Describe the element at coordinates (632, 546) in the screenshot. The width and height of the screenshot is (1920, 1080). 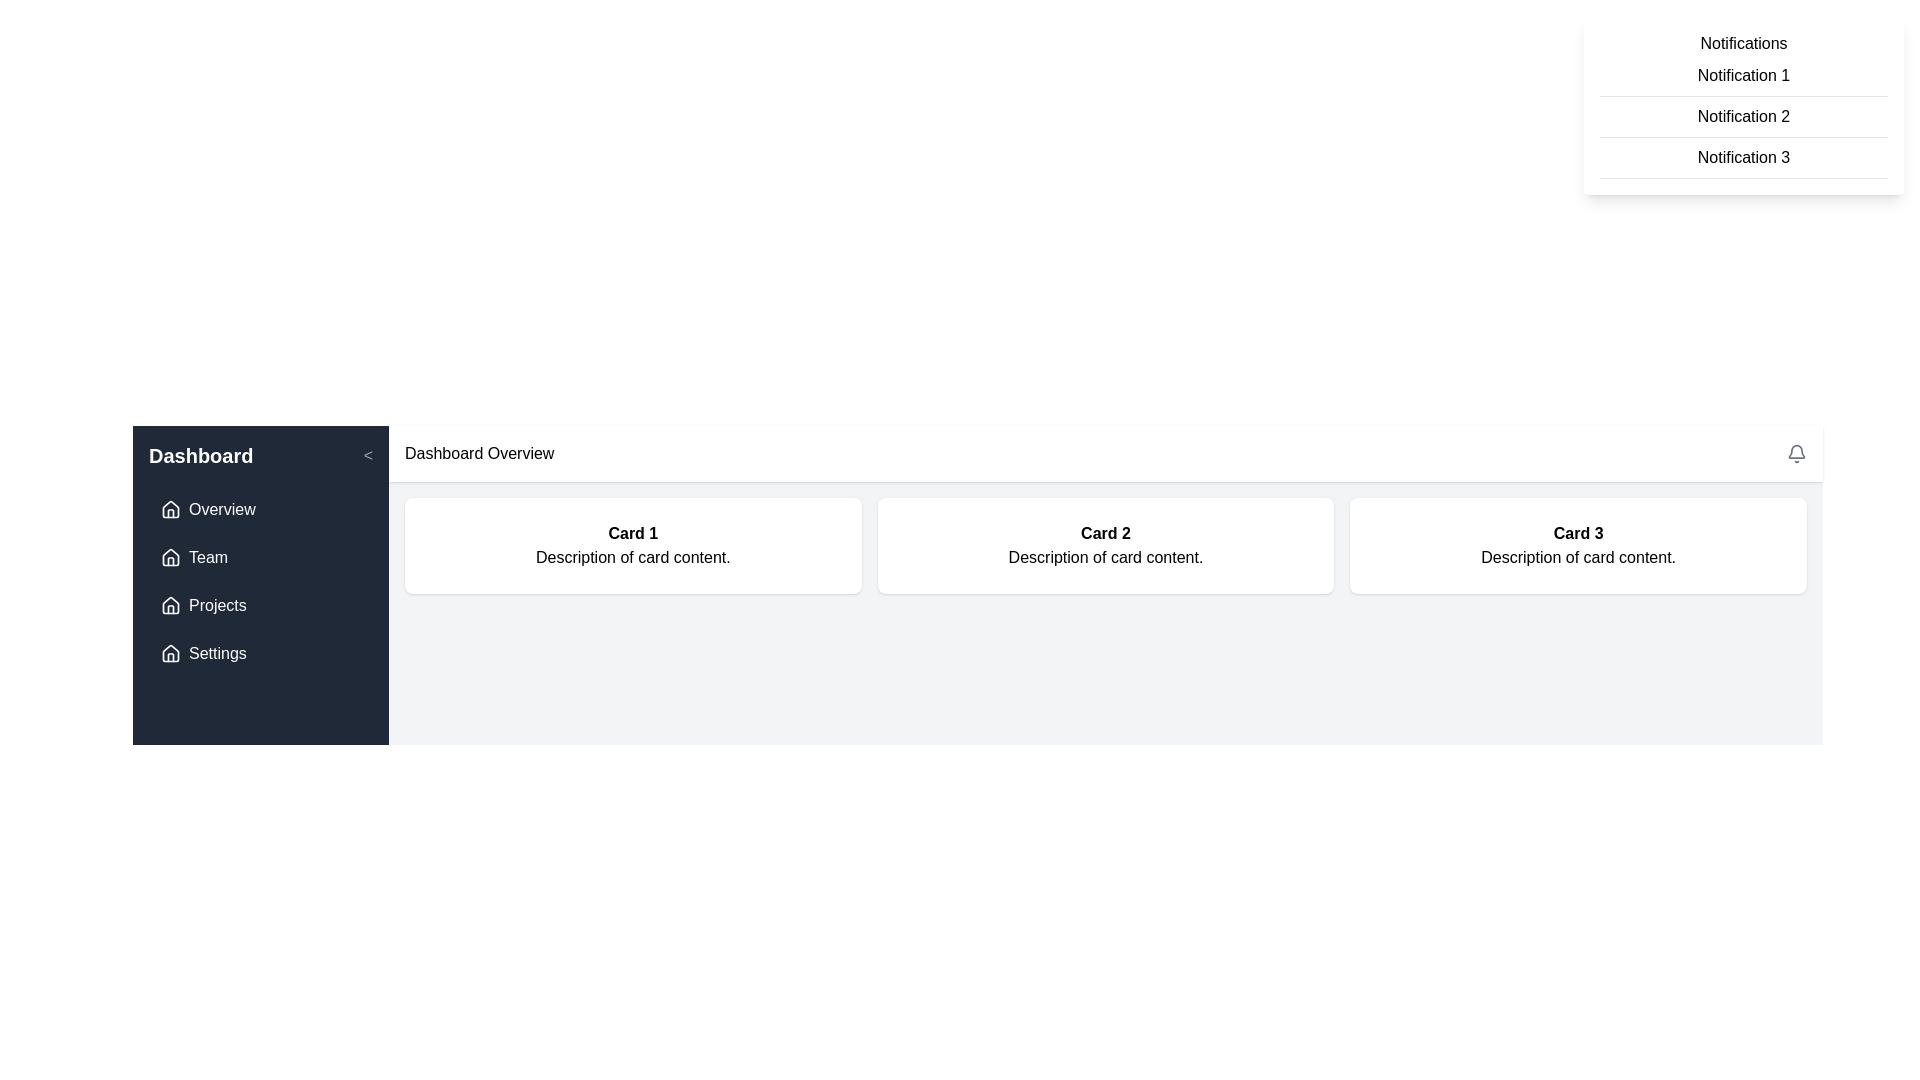
I see `the Informational card titled 'Card 1', which is a white card with rounded corners and shadow effect, located in the central part of the interface` at that location.